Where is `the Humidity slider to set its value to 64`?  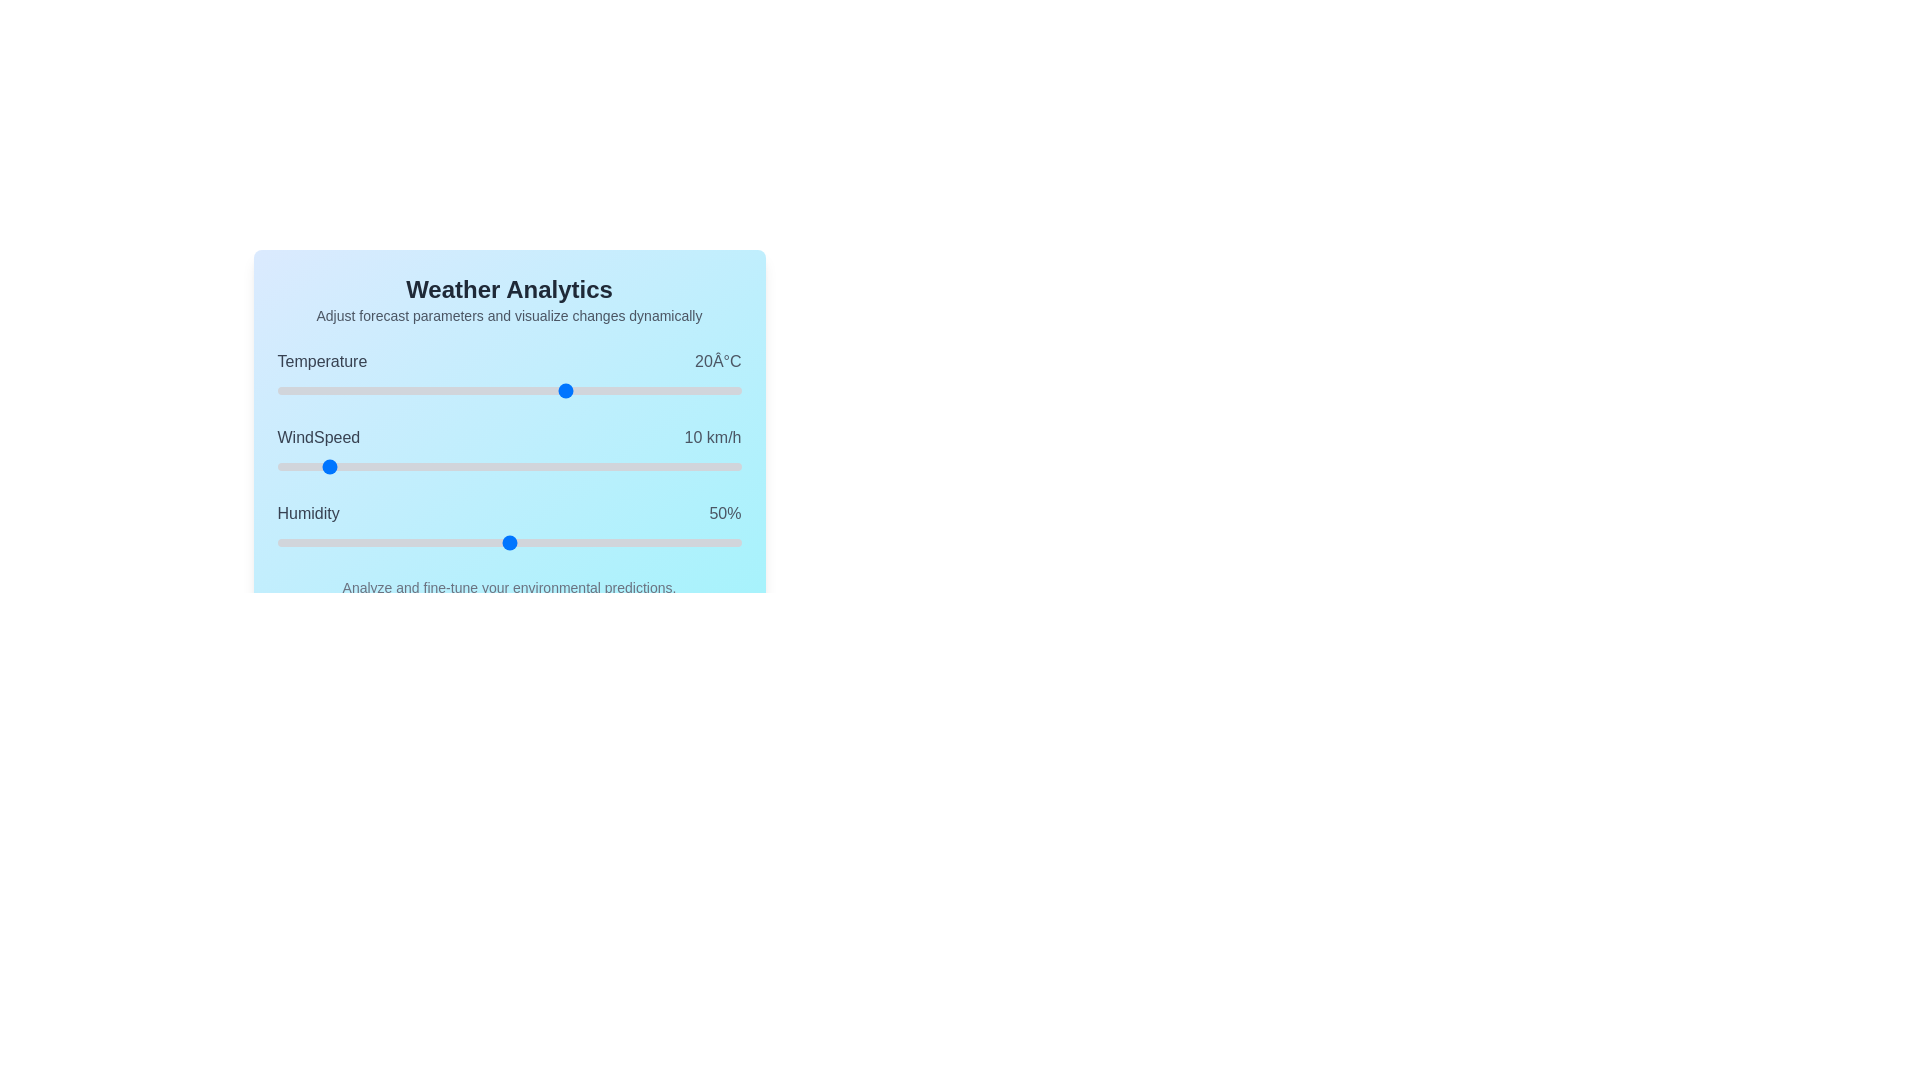 the Humidity slider to set its value to 64 is located at coordinates (573, 543).